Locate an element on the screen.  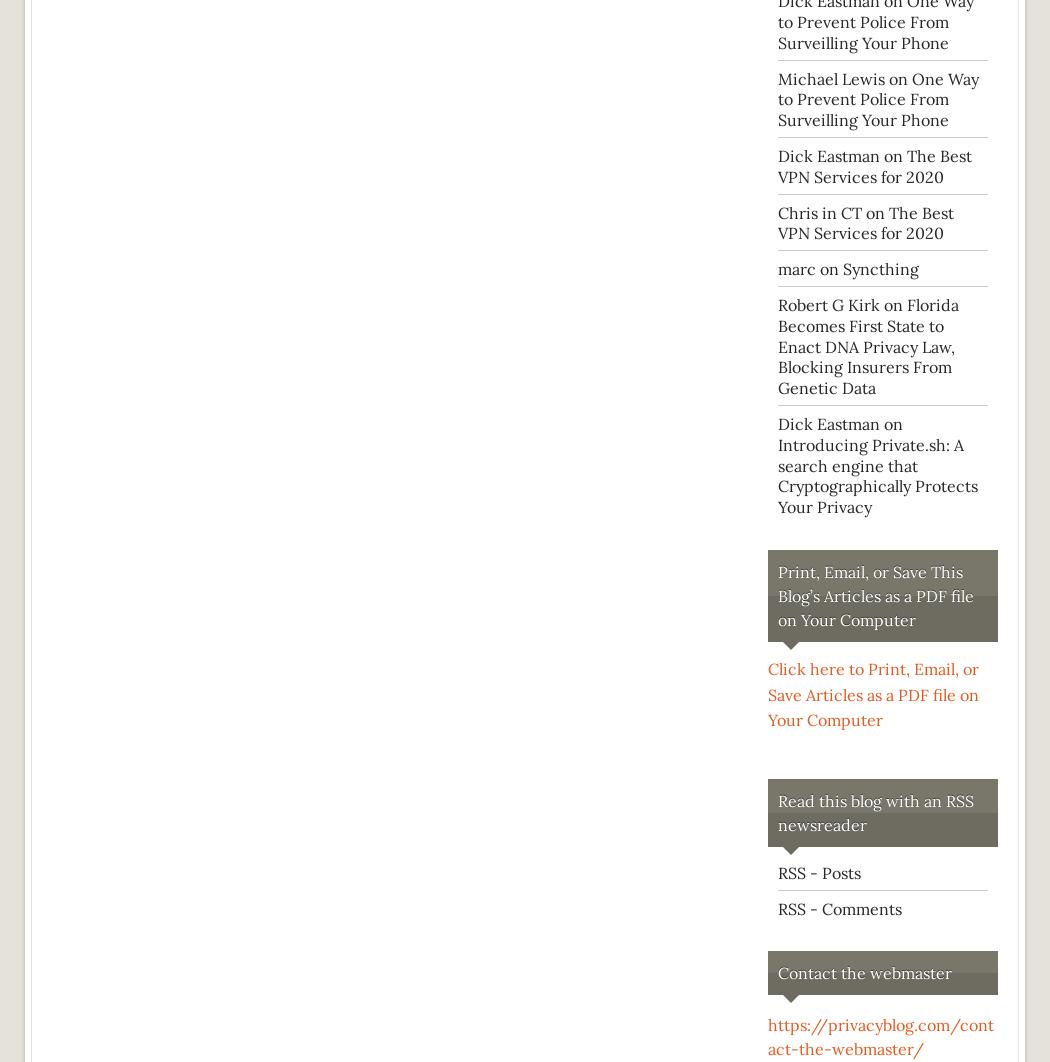
'marc on' is located at coordinates (809, 268).